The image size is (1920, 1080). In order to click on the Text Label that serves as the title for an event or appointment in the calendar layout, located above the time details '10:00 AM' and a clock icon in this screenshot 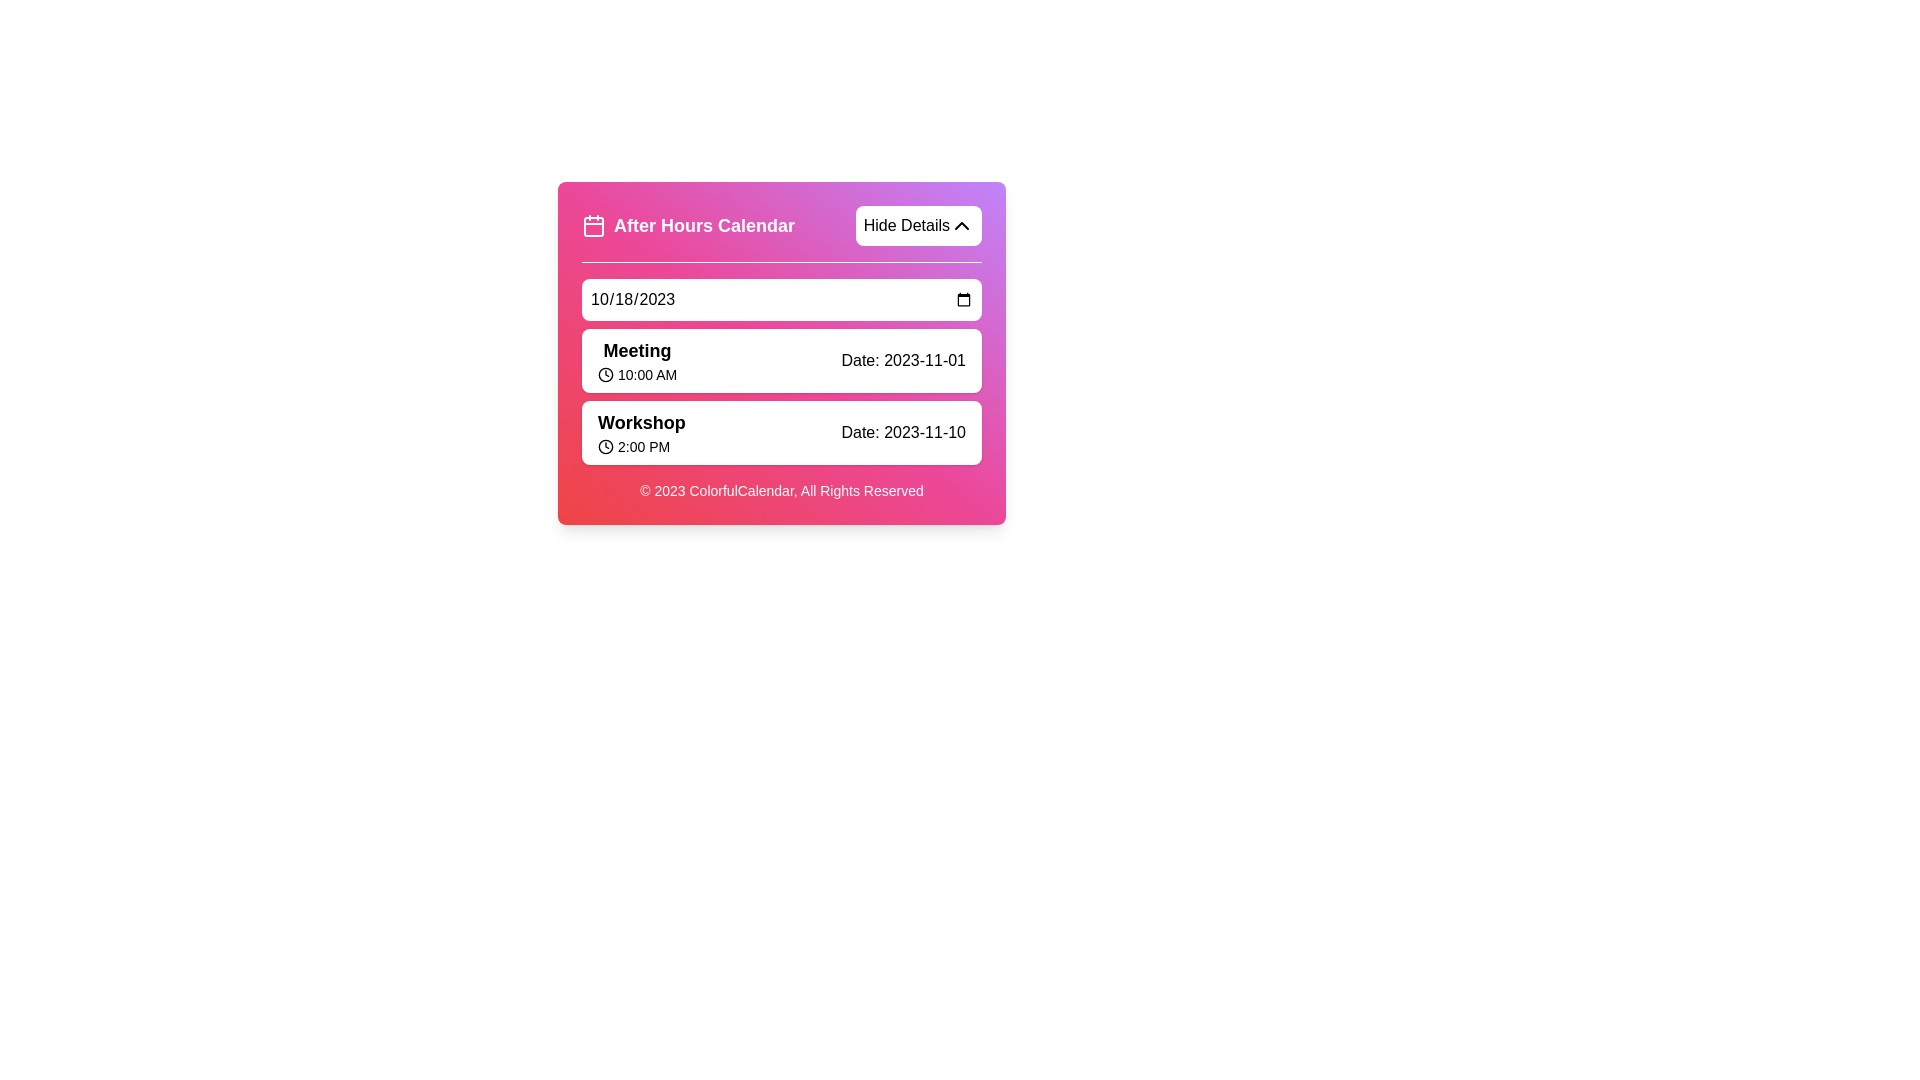, I will do `click(636, 350)`.